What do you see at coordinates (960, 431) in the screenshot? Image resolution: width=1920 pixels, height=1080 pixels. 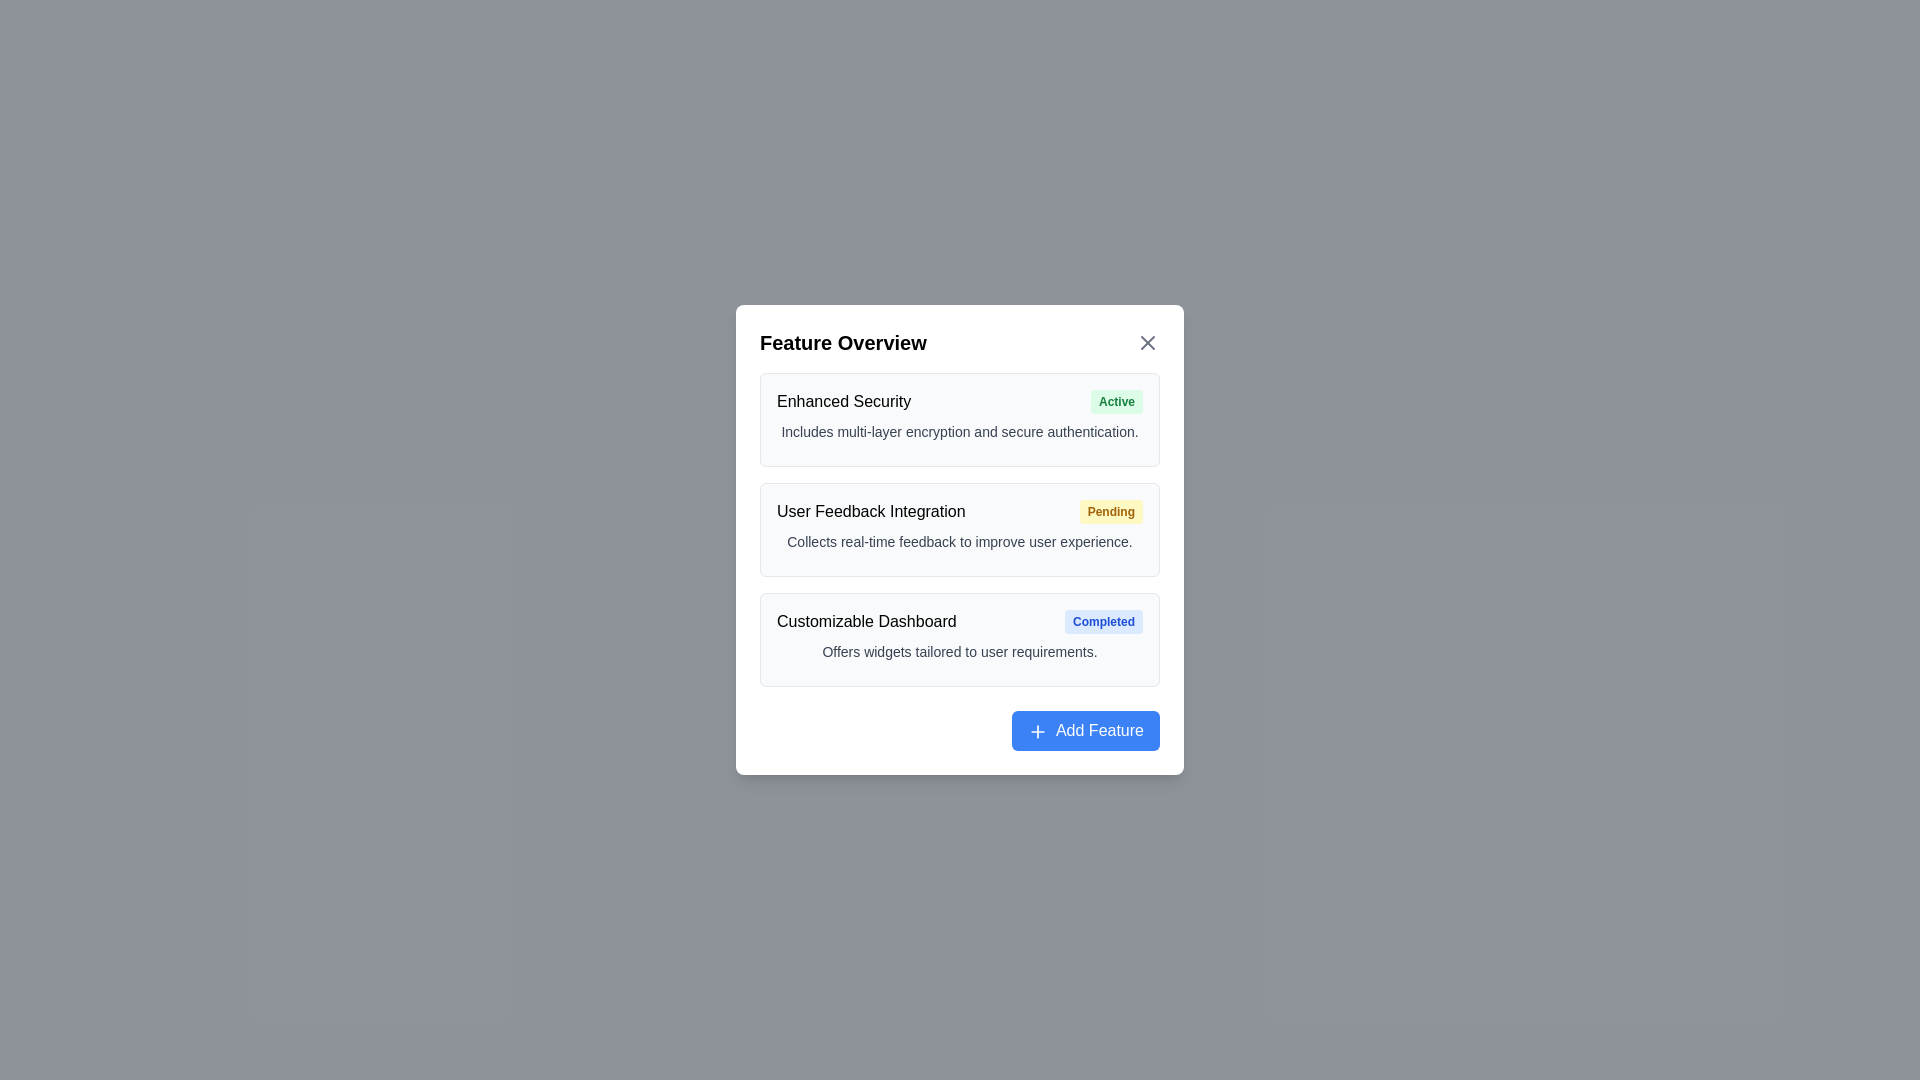 I see `text content of the element displaying the feature details, which is a small gray sans-serif text located under the 'Enhanced Security' section, stating 'Includes multi-layer encryption and secure authentication.'` at bounding box center [960, 431].